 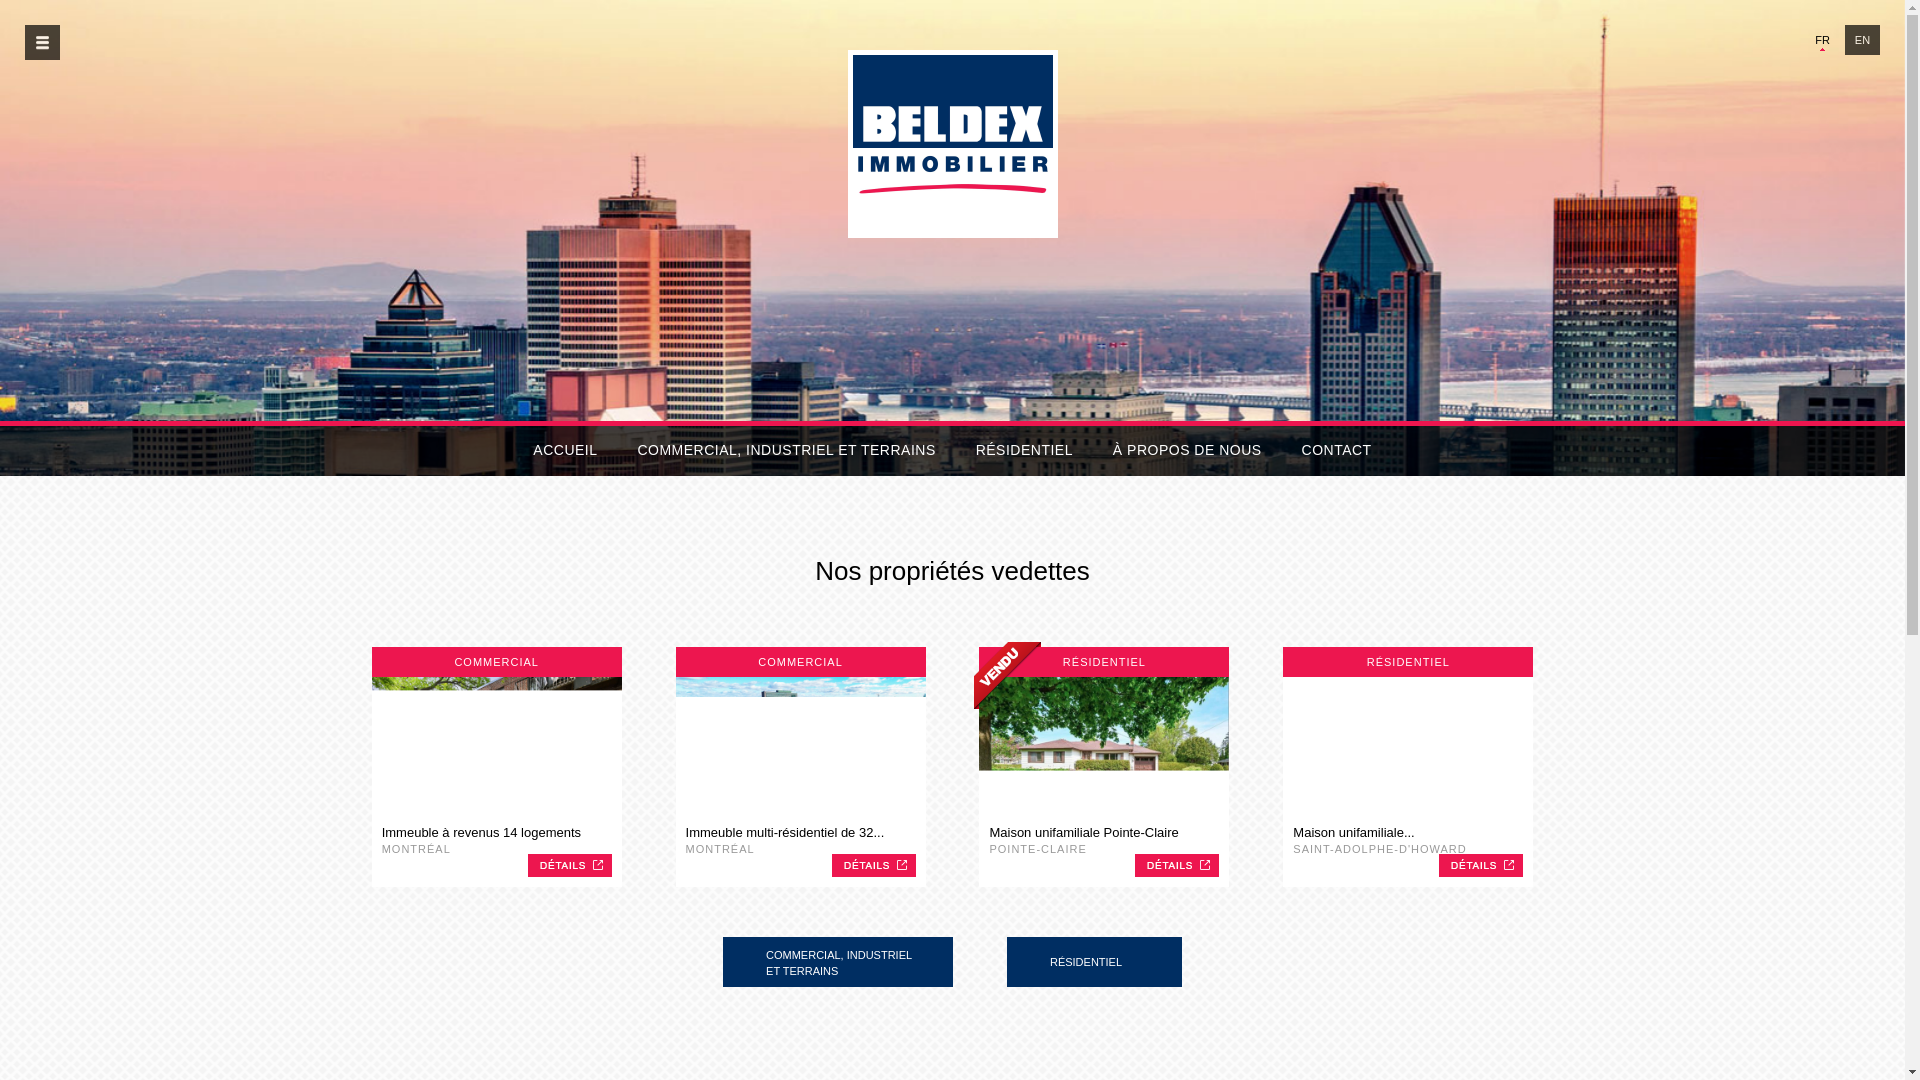 I want to click on 'Beldex Immobilier', so click(x=952, y=142).